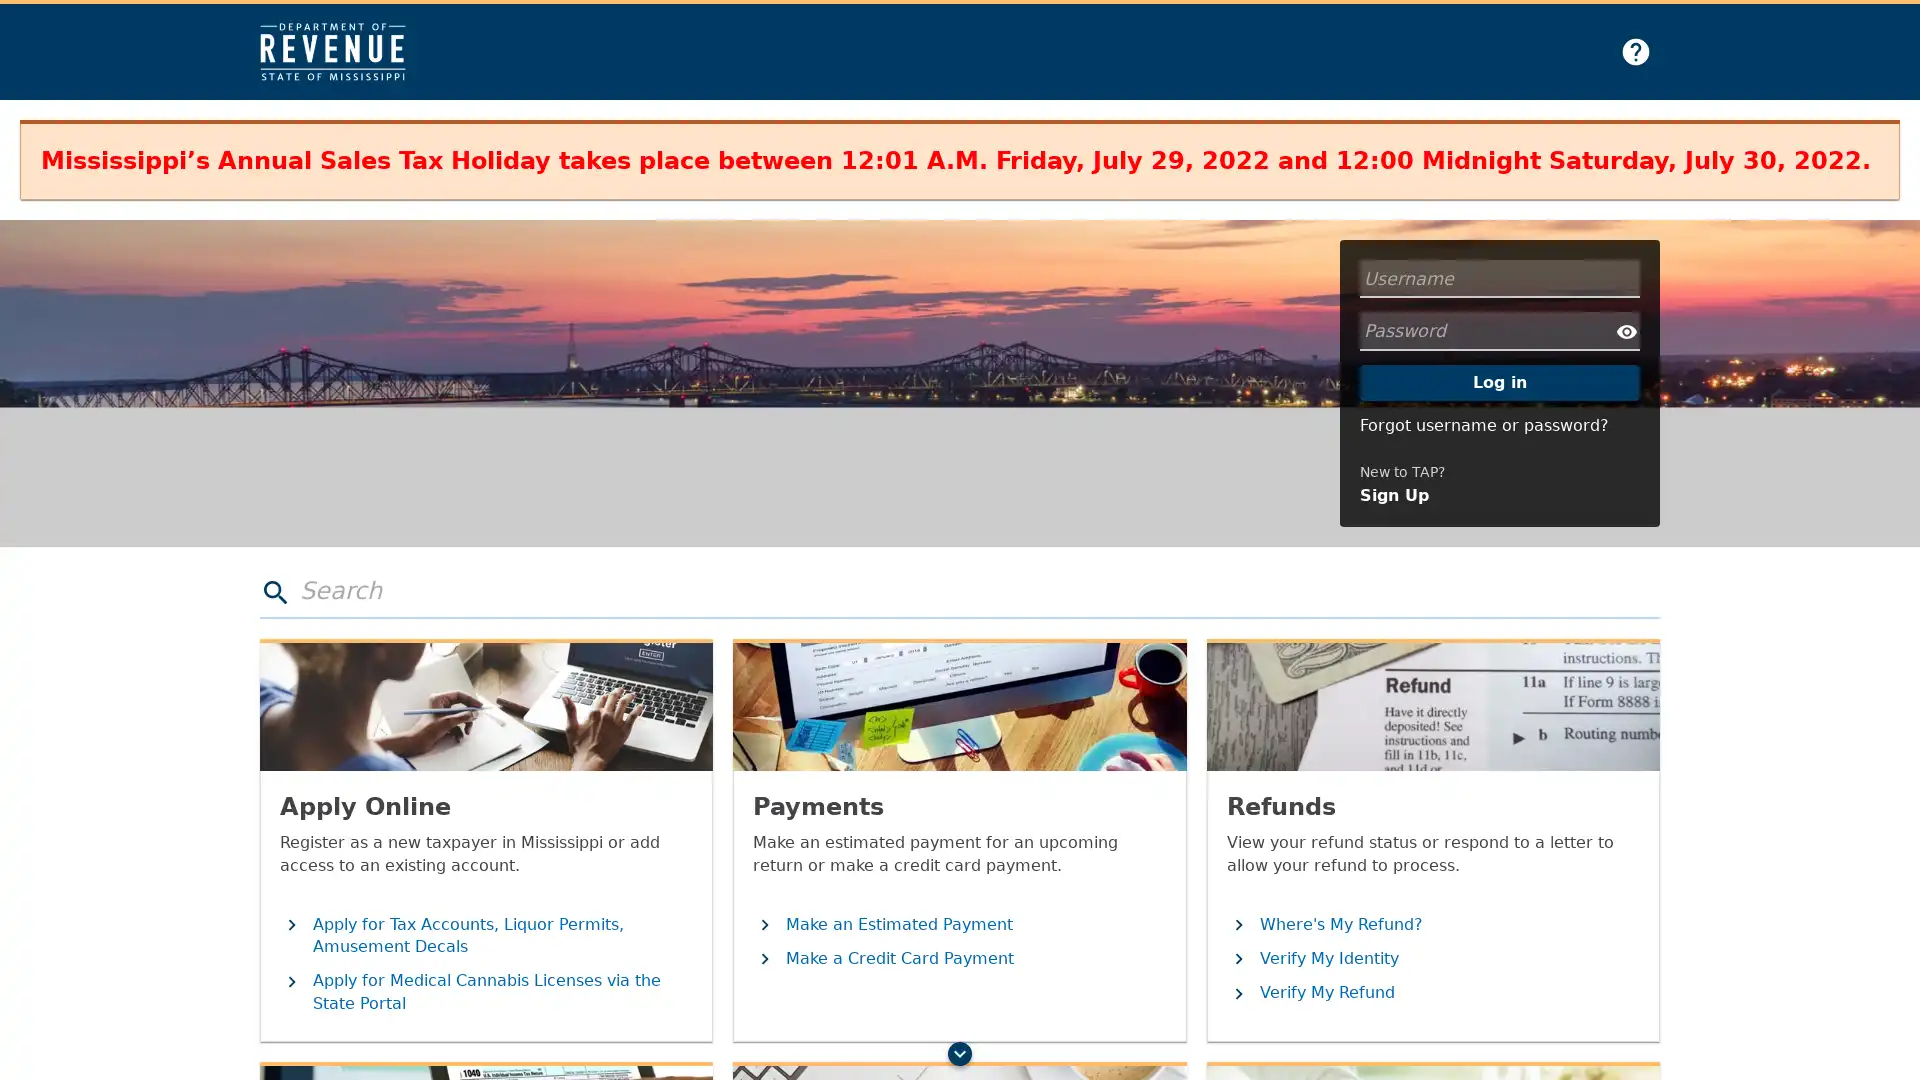  What do you see at coordinates (1627, 330) in the screenshot?
I see `Show/Hide Password` at bounding box center [1627, 330].